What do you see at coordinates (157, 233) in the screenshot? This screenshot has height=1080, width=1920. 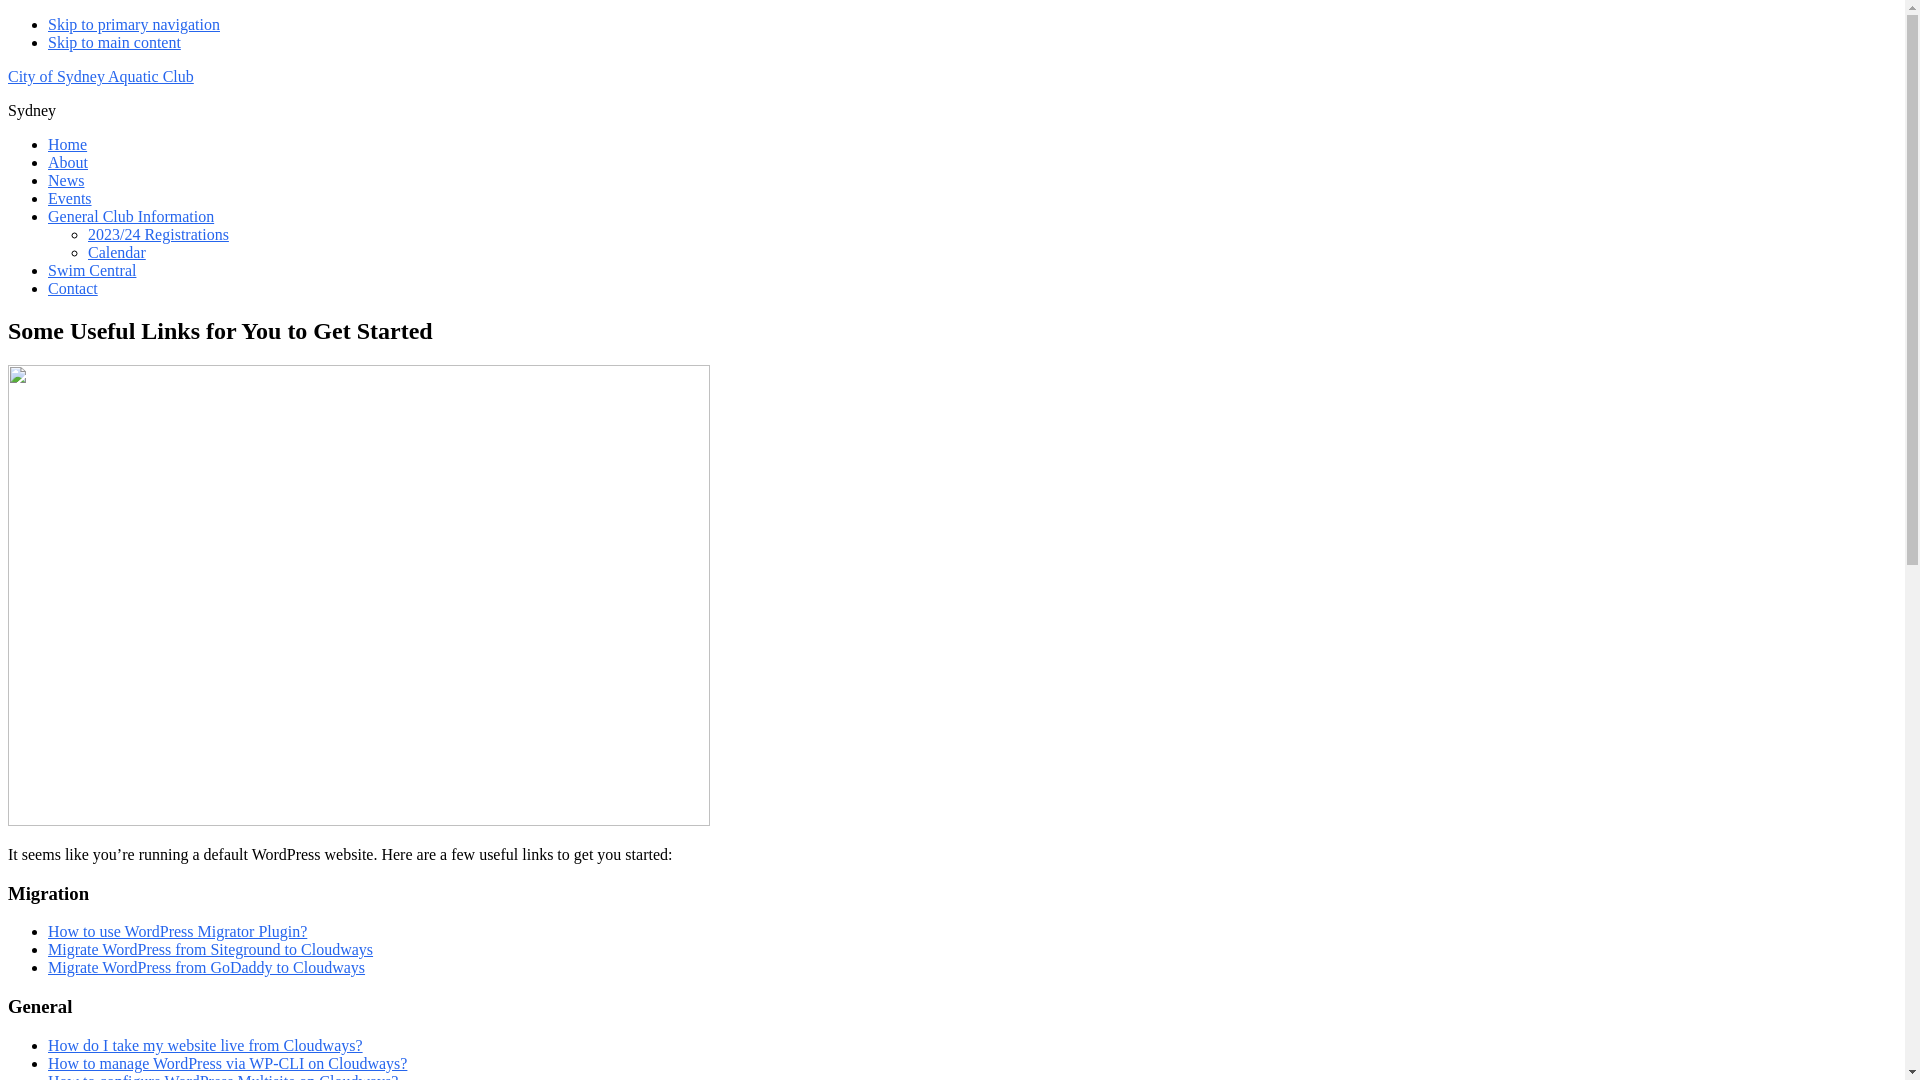 I see `'2023/24 Registrations'` at bounding box center [157, 233].